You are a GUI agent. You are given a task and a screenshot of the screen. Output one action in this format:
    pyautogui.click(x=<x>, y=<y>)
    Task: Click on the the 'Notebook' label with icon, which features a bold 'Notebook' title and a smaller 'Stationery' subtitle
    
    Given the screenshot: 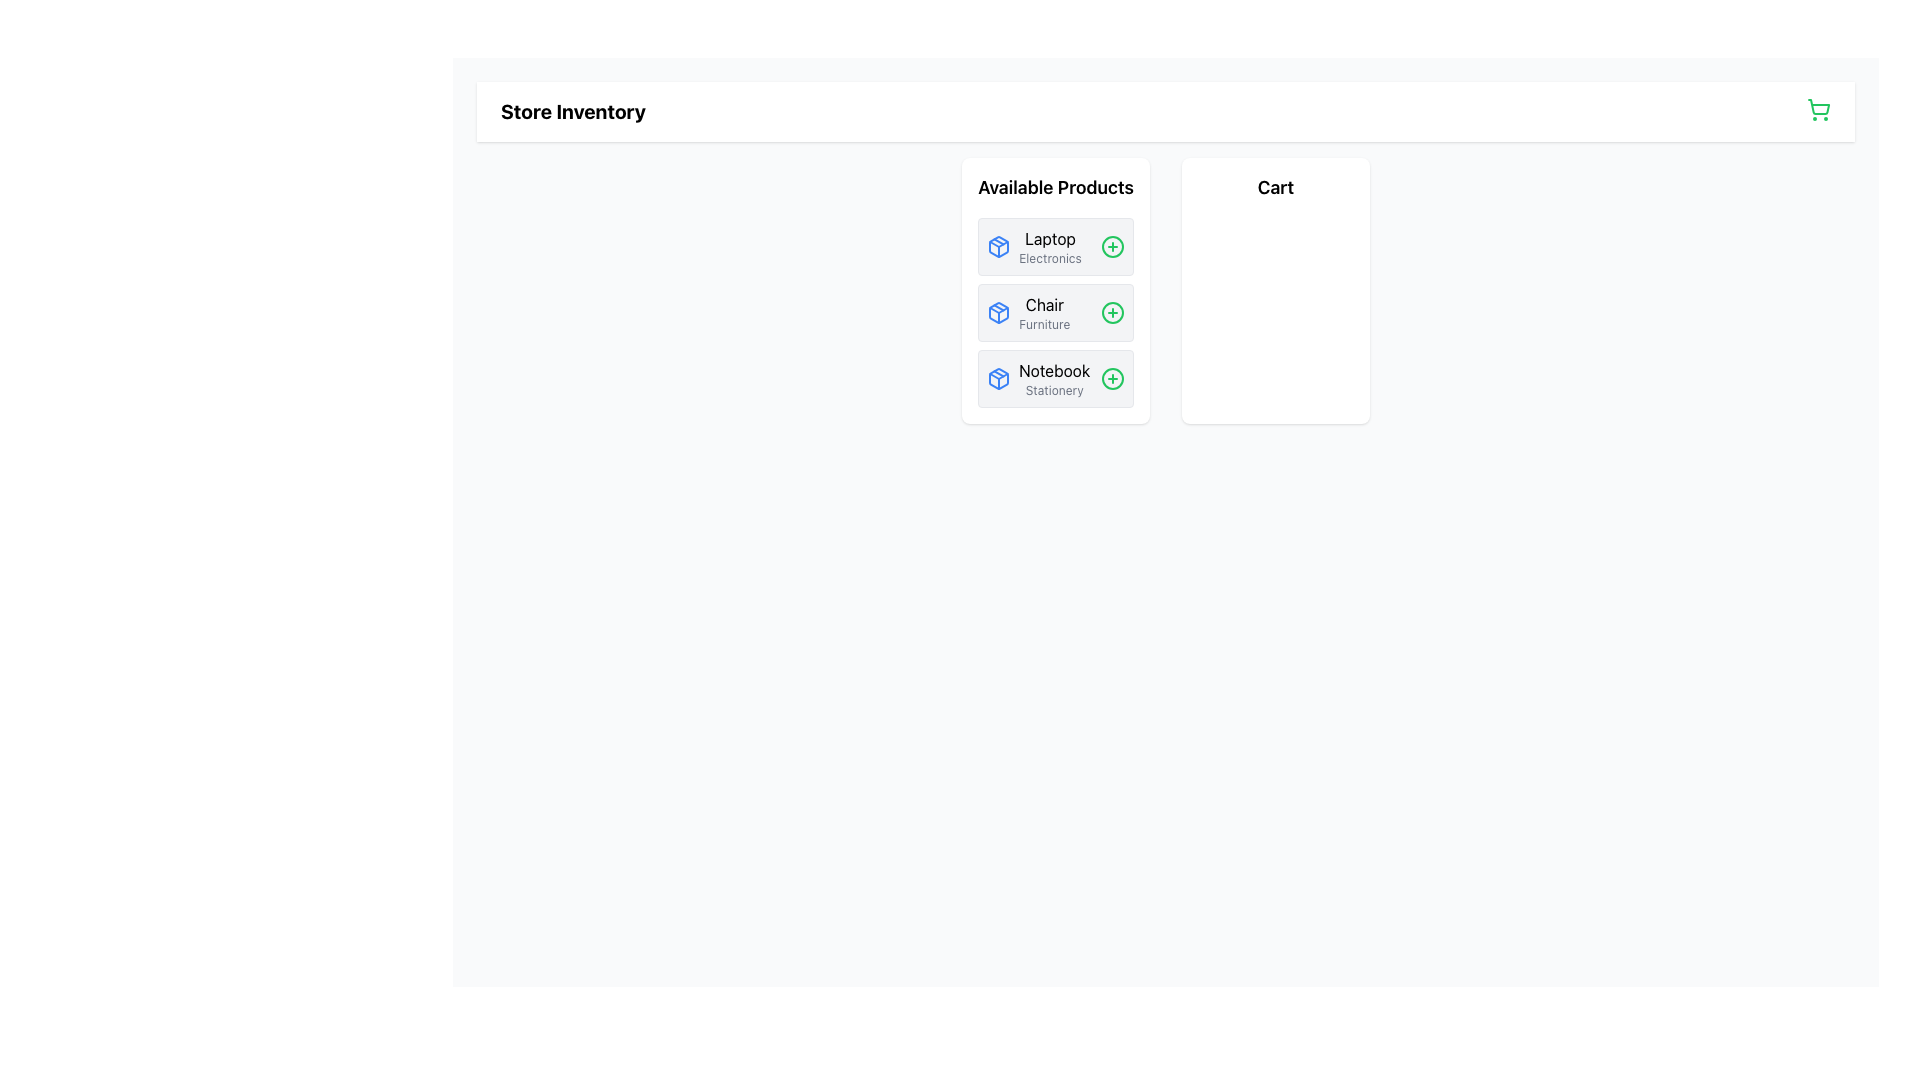 What is the action you would take?
    pyautogui.click(x=1038, y=378)
    